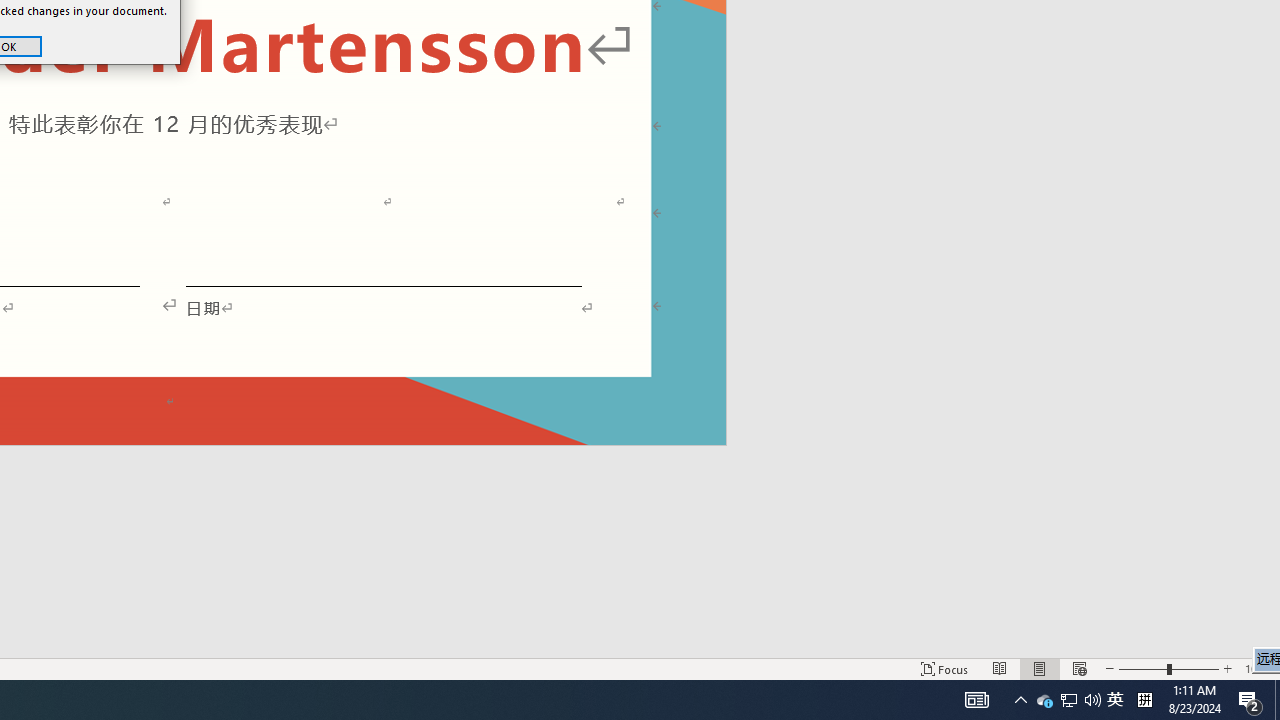  Describe the element at coordinates (1067, 698) in the screenshot. I see `'Q2790: 100%'` at that location.